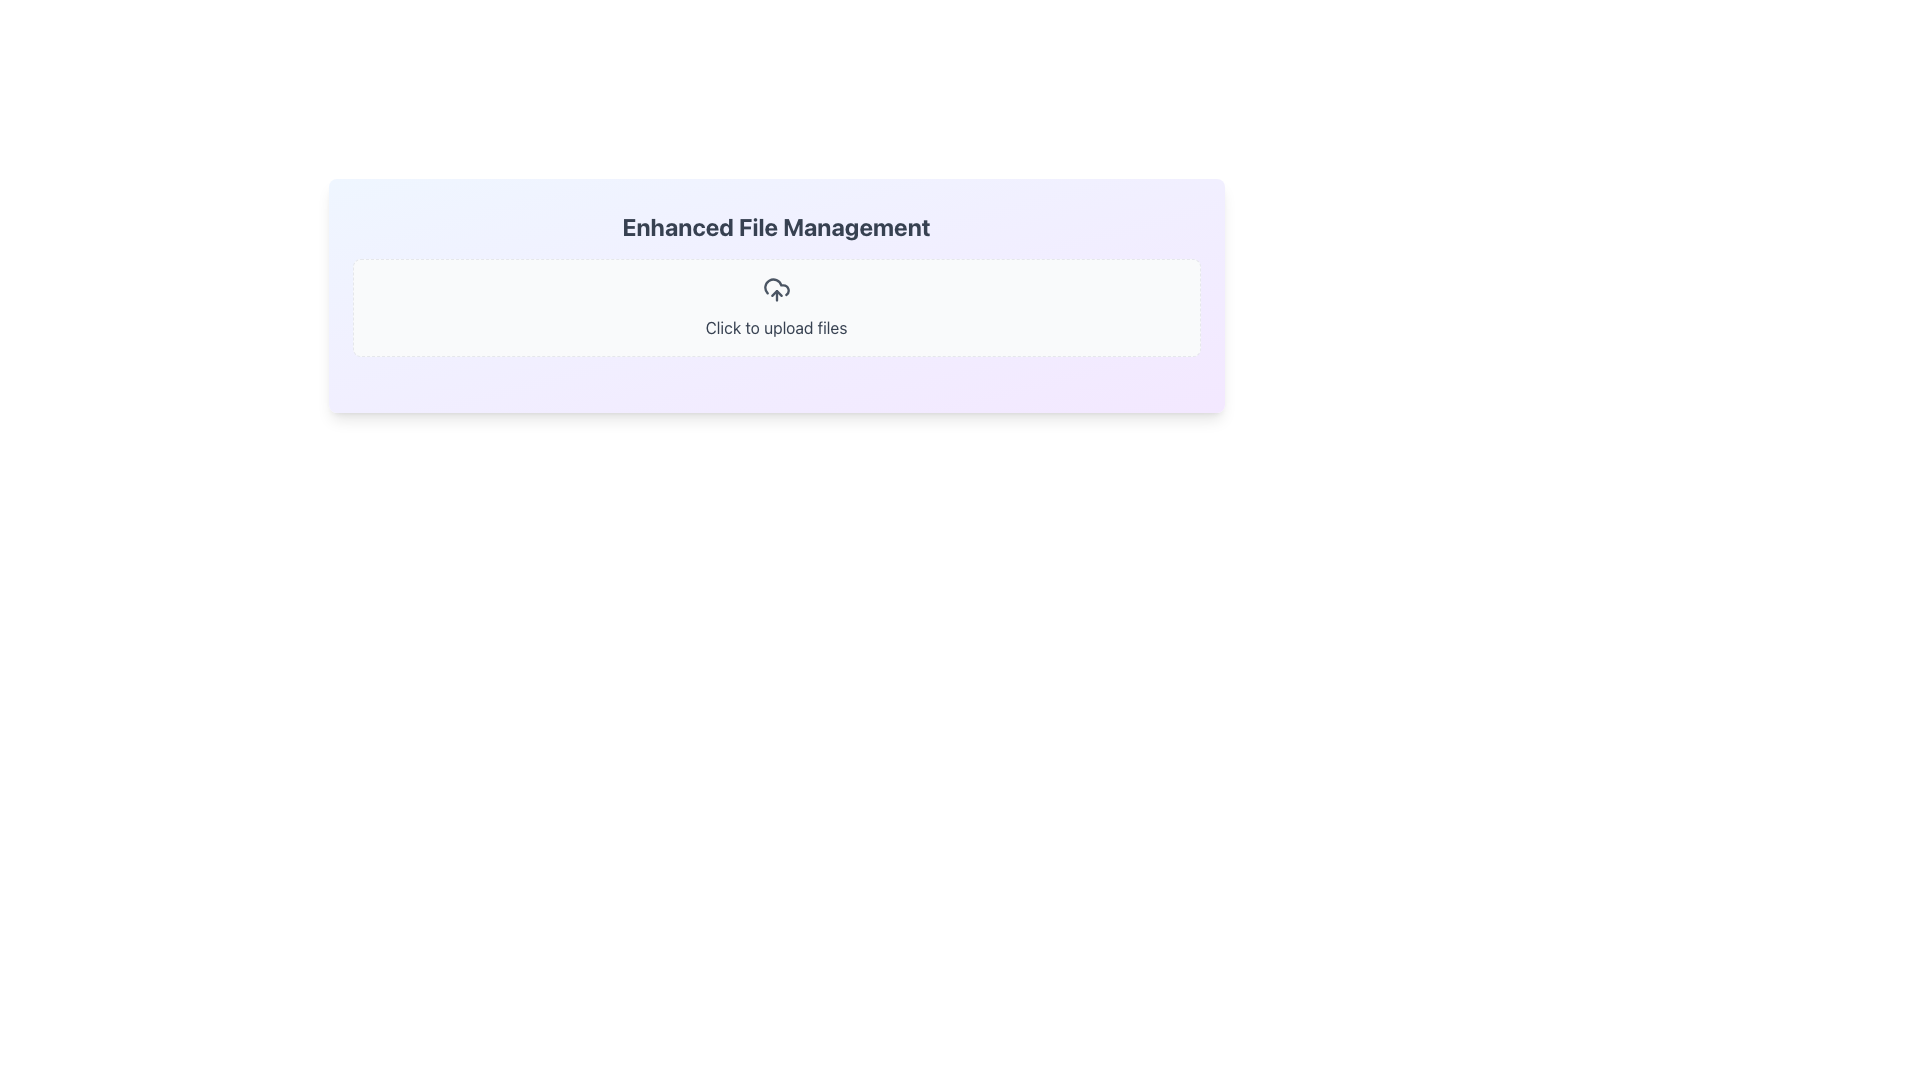 Image resolution: width=1920 pixels, height=1080 pixels. Describe the element at coordinates (775, 326) in the screenshot. I see `the static text prompt located below the upload icon to initiate the file upload action` at that location.